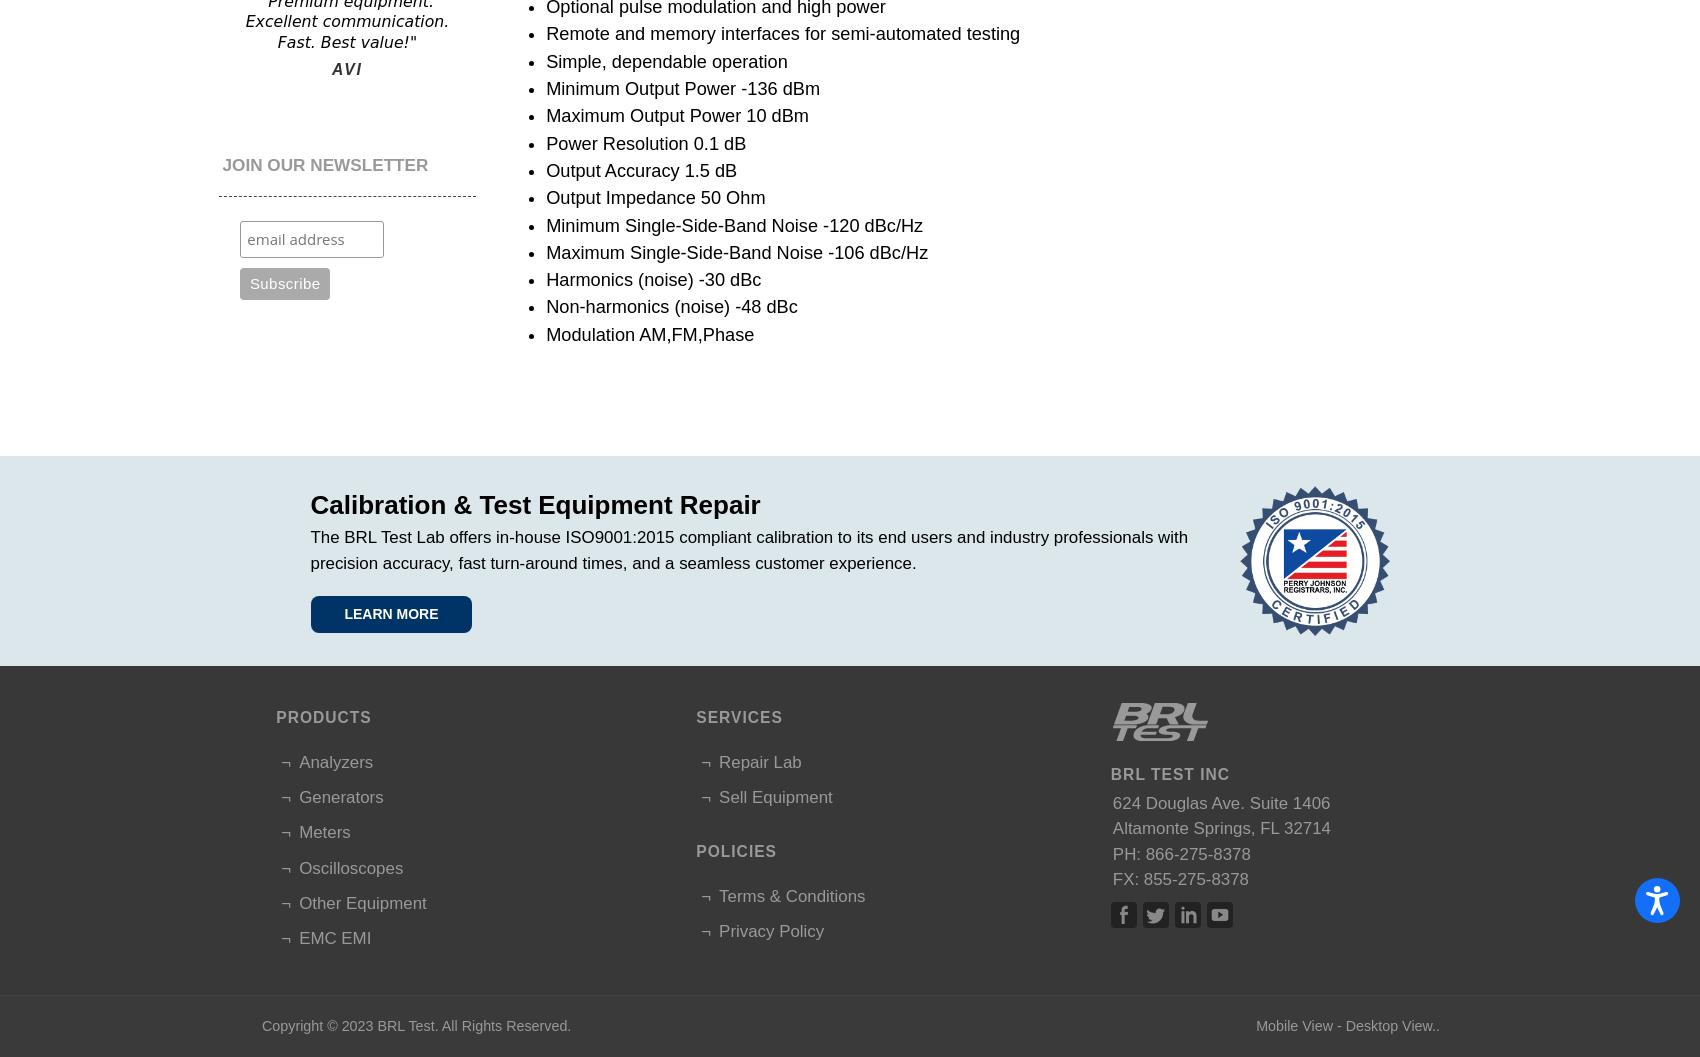 This screenshot has width=1700, height=1057. I want to click on 'Simple, dependable operation', so click(666, 60).